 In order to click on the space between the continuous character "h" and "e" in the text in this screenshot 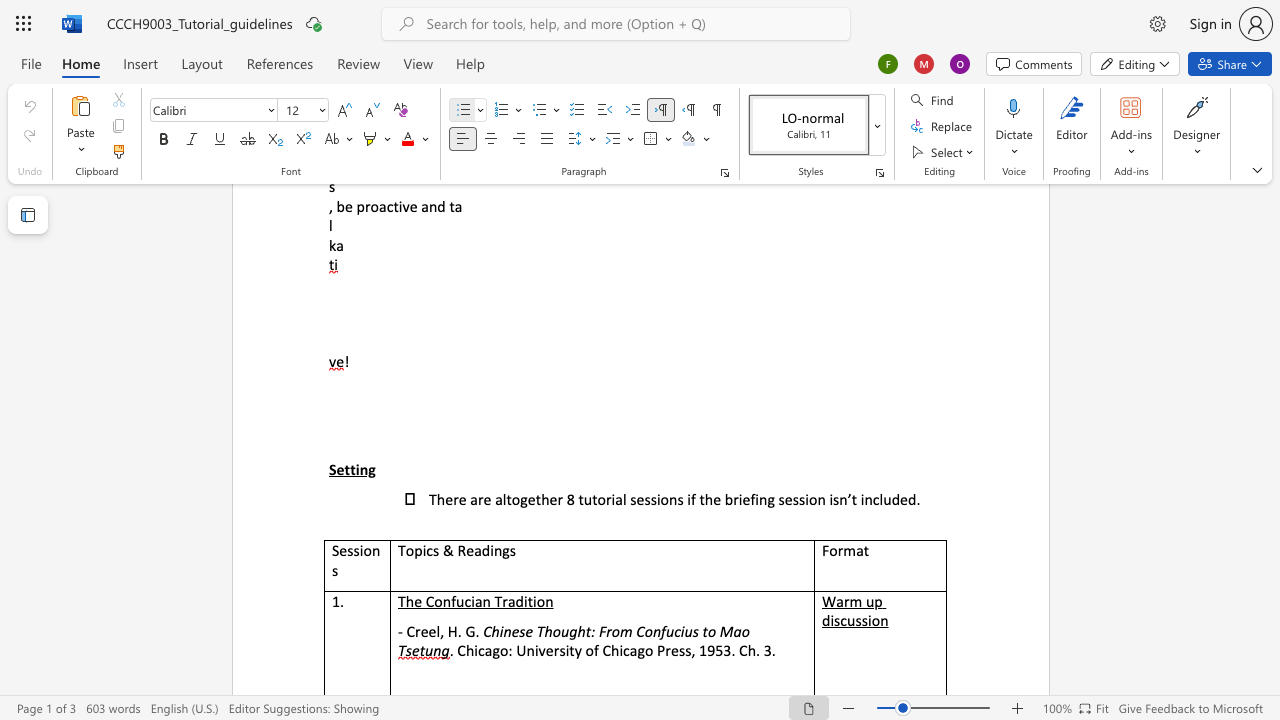, I will do `click(413, 600)`.